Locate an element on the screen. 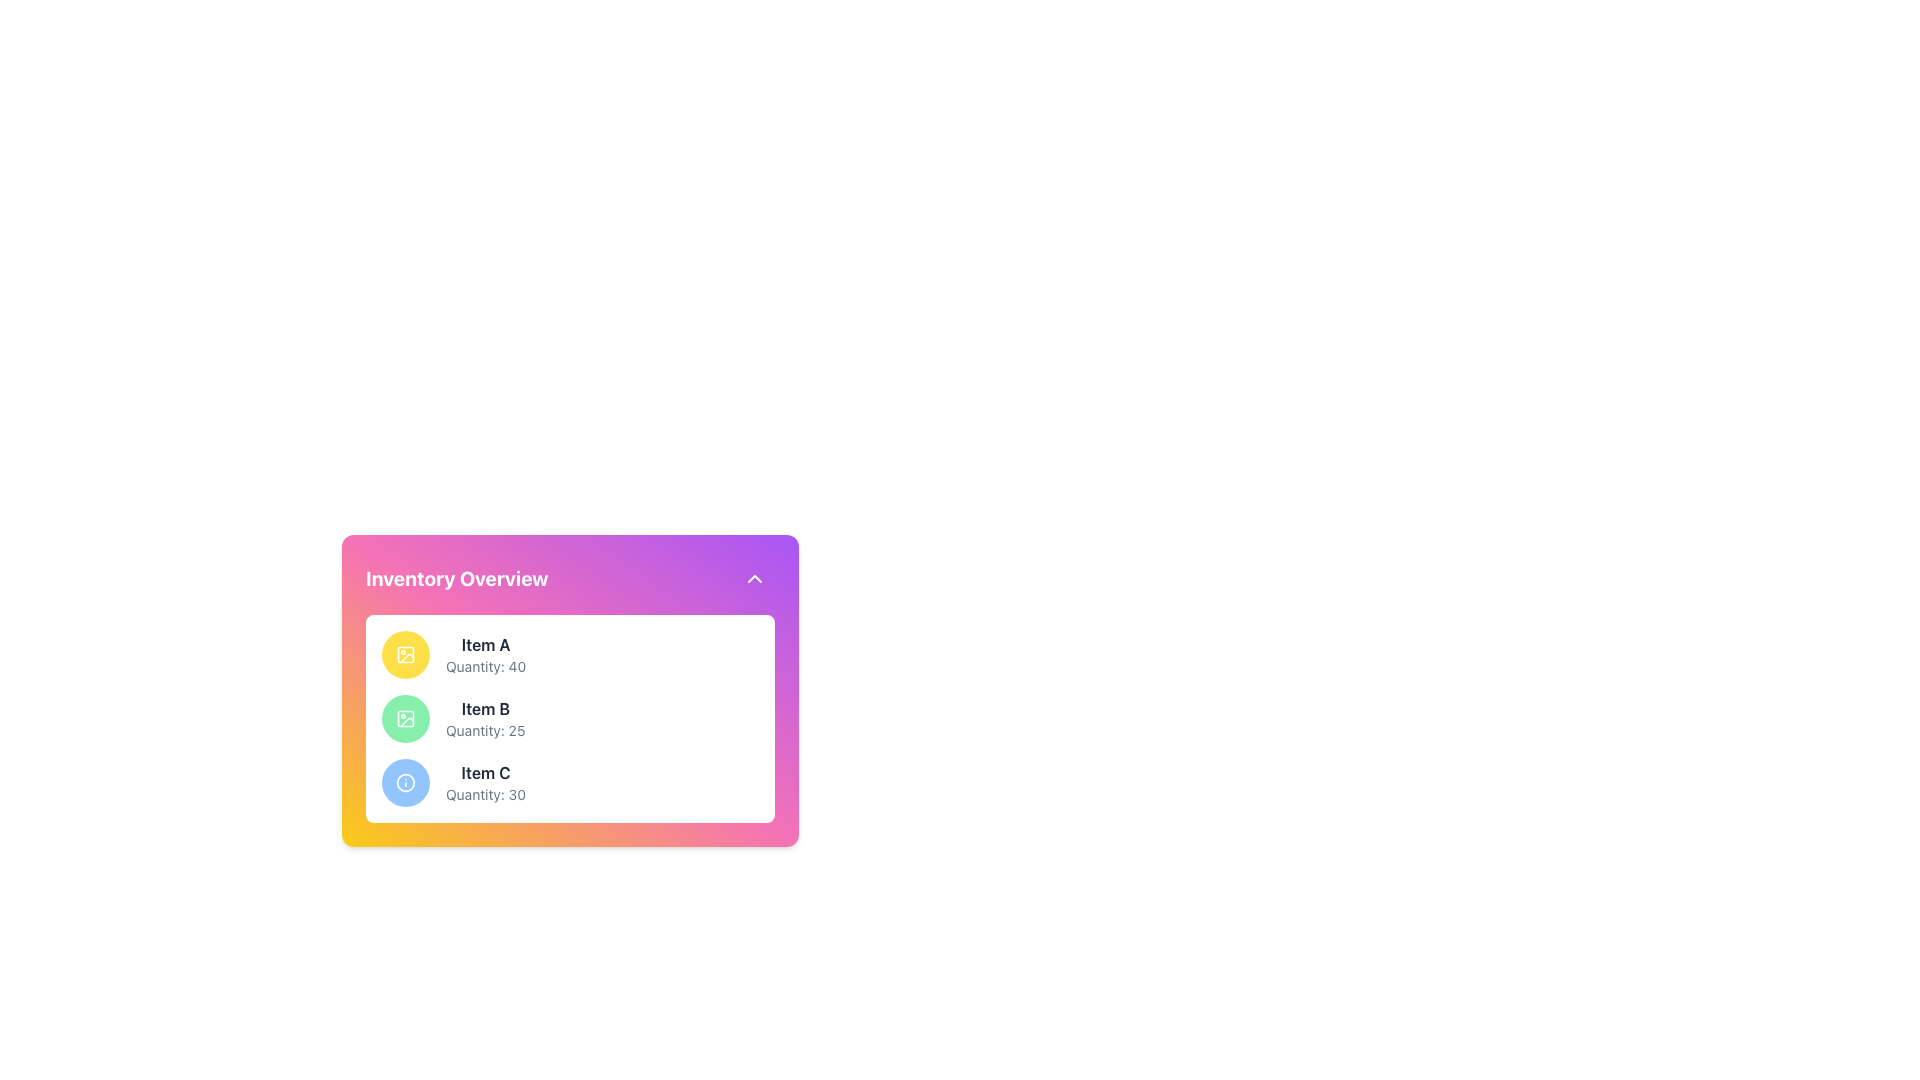  the icon representing 'Item A' located in the 'Inventory Overview' section, positioned to the left of the text 'Item A Quantity: 40' is located at coordinates (405, 655).